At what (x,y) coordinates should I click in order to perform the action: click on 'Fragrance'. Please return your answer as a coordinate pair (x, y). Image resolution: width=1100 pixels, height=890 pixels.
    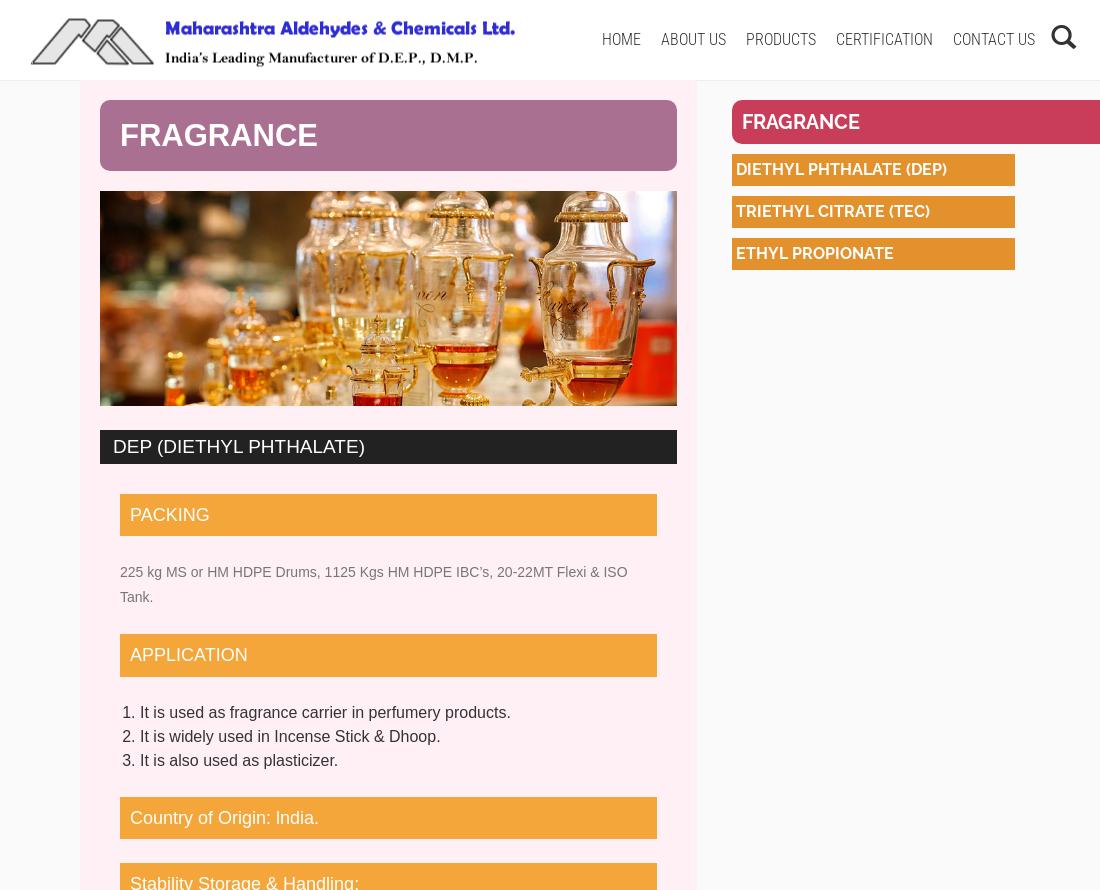
    Looking at the image, I should click on (800, 121).